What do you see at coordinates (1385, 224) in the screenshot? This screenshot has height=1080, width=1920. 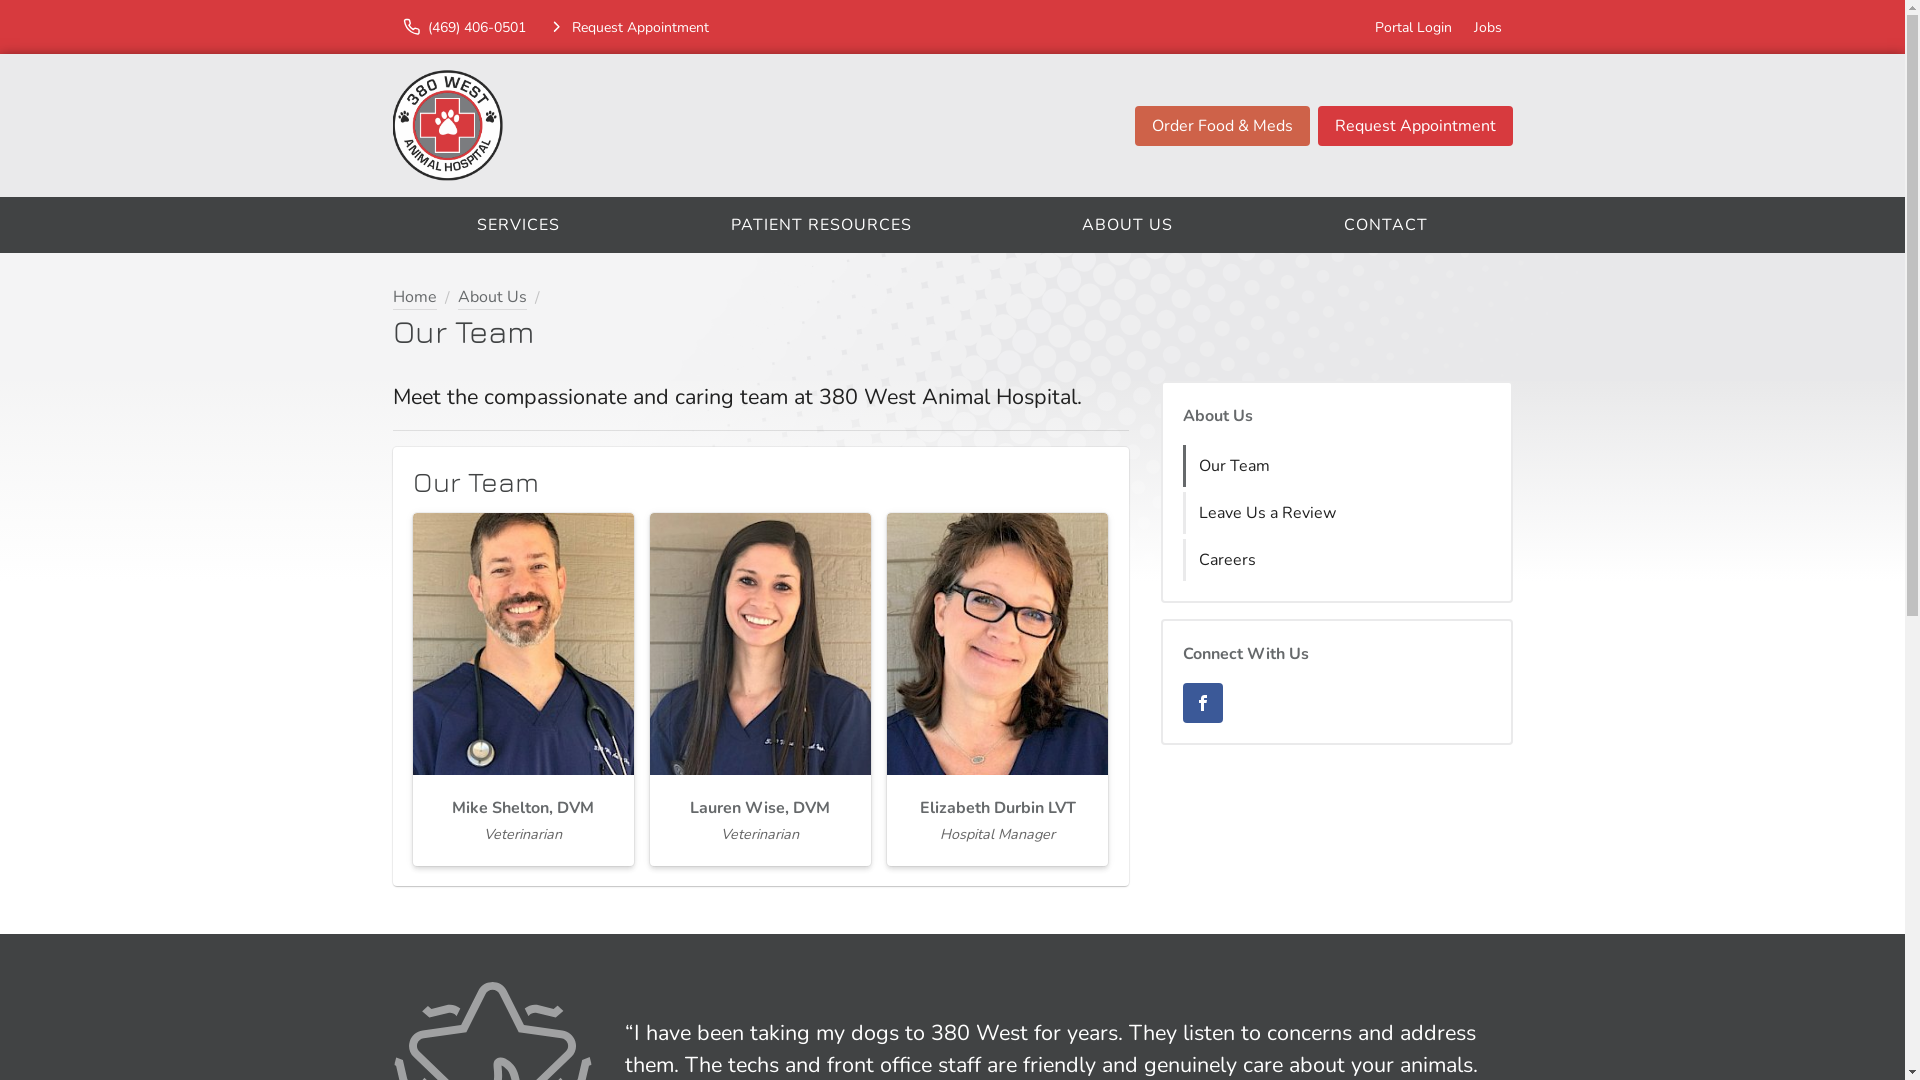 I see `'CONTACT'` at bounding box center [1385, 224].